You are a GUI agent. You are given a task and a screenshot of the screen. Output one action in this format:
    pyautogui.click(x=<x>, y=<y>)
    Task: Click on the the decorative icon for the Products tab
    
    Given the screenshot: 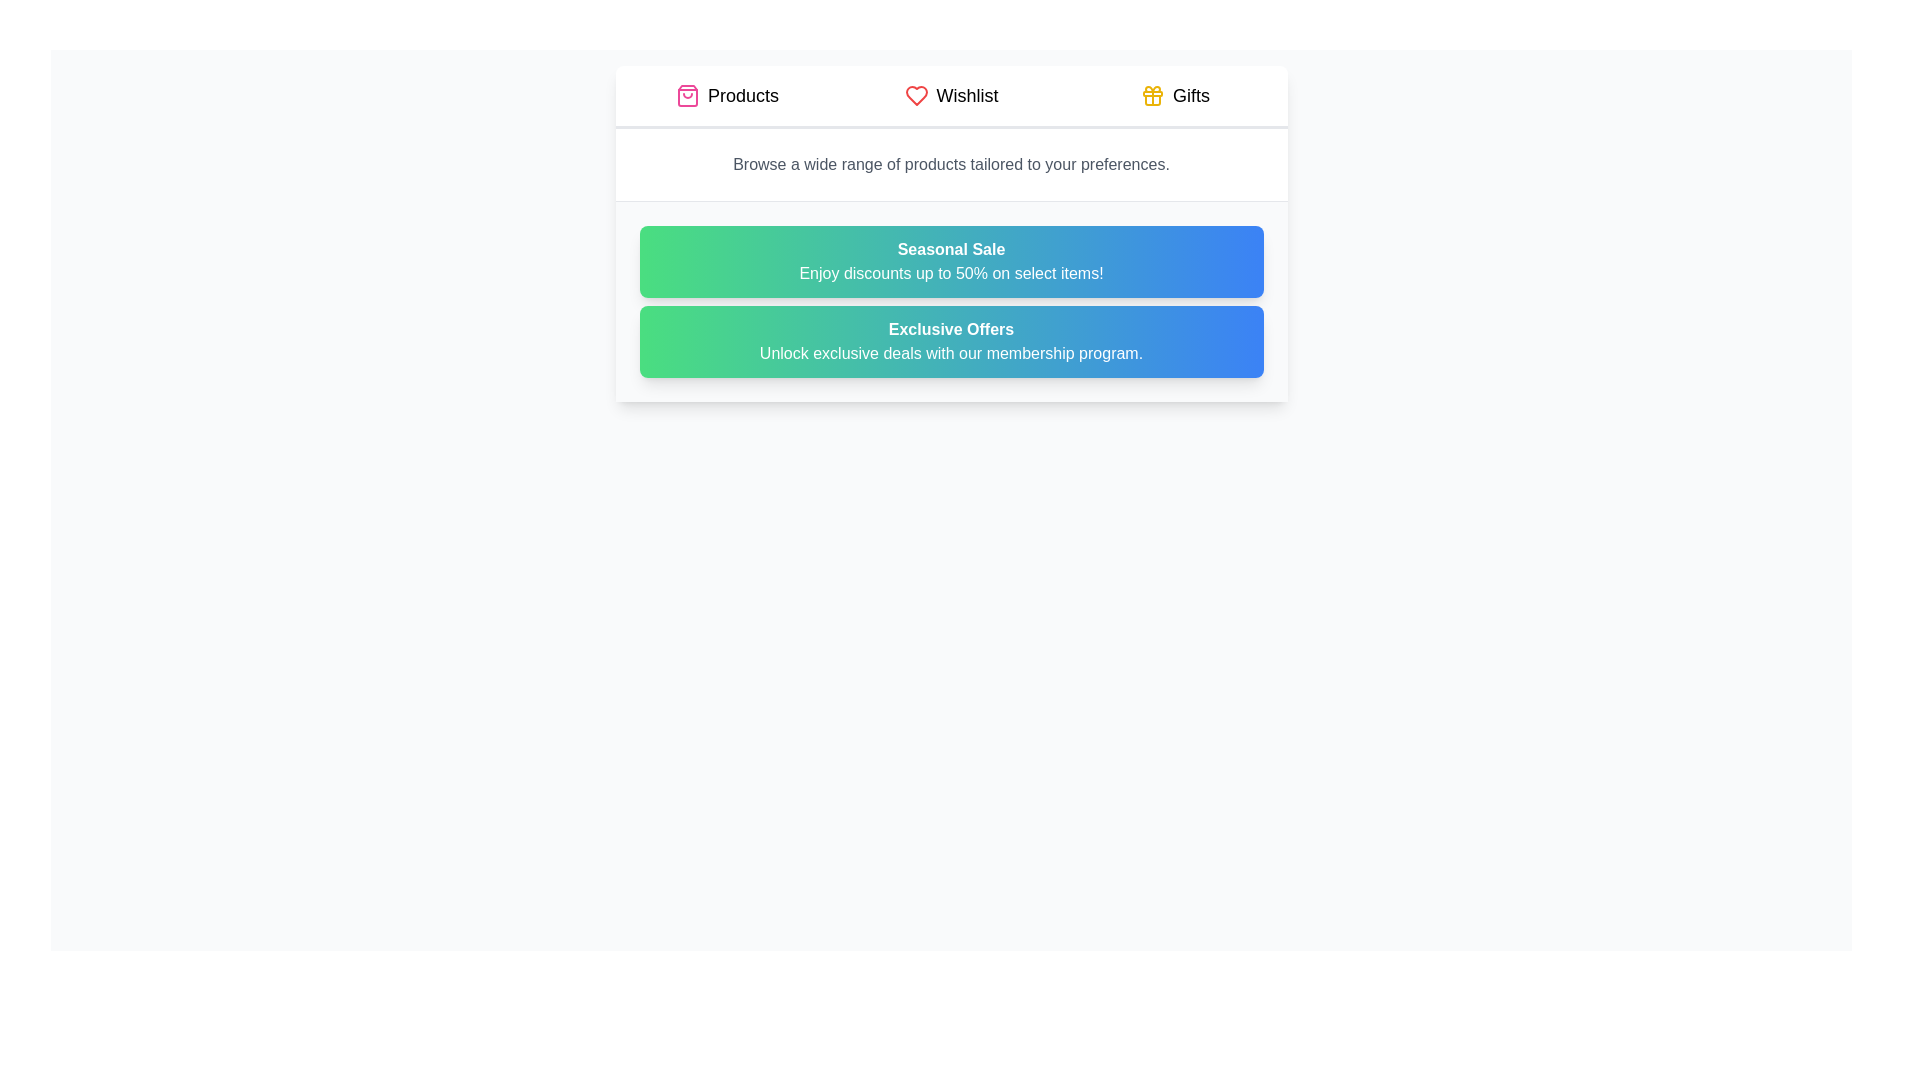 What is the action you would take?
    pyautogui.click(x=687, y=96)
    